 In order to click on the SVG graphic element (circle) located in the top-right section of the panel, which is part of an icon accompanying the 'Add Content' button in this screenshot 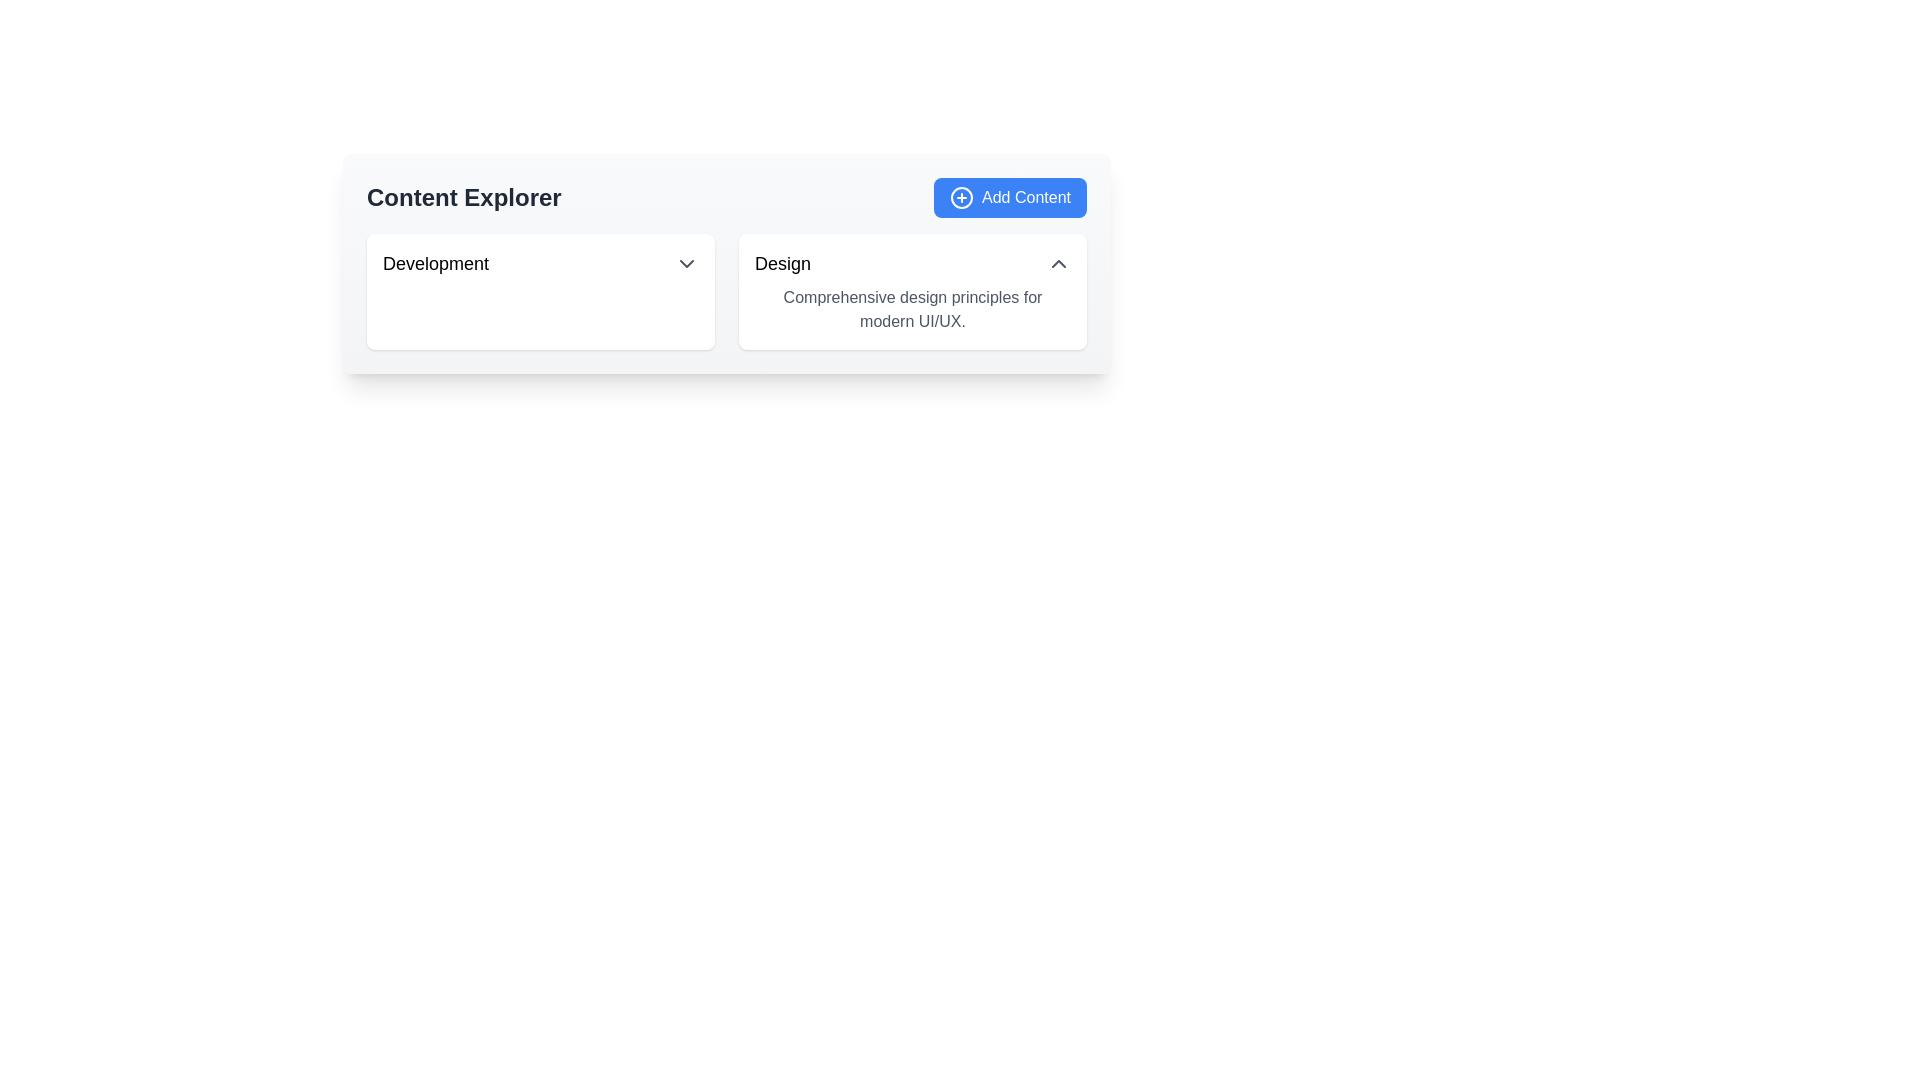, I will do `click(962, 197)`.